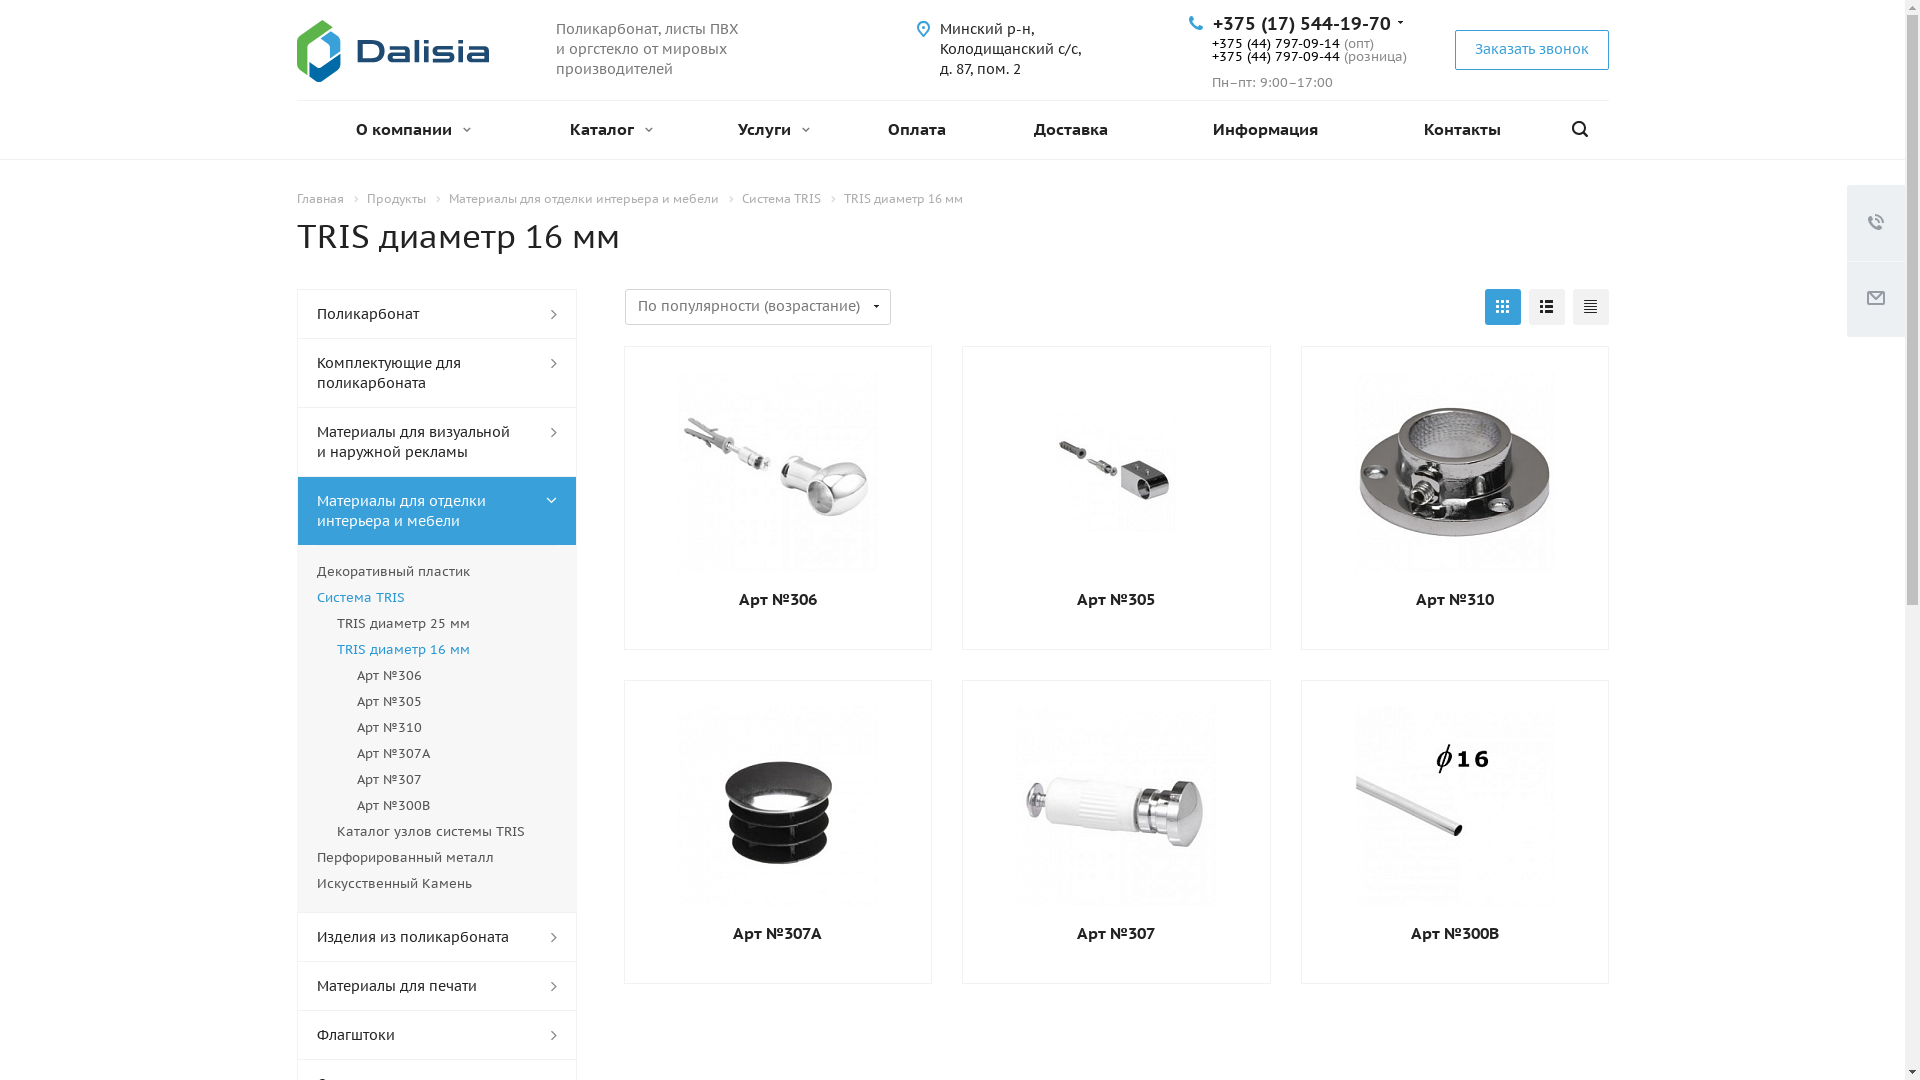 The image size is (1920, 1080). Describe the element at coordinates (1210, 55) in the screenshot. I see `'+375 (44) 797-09-44'` at that location.